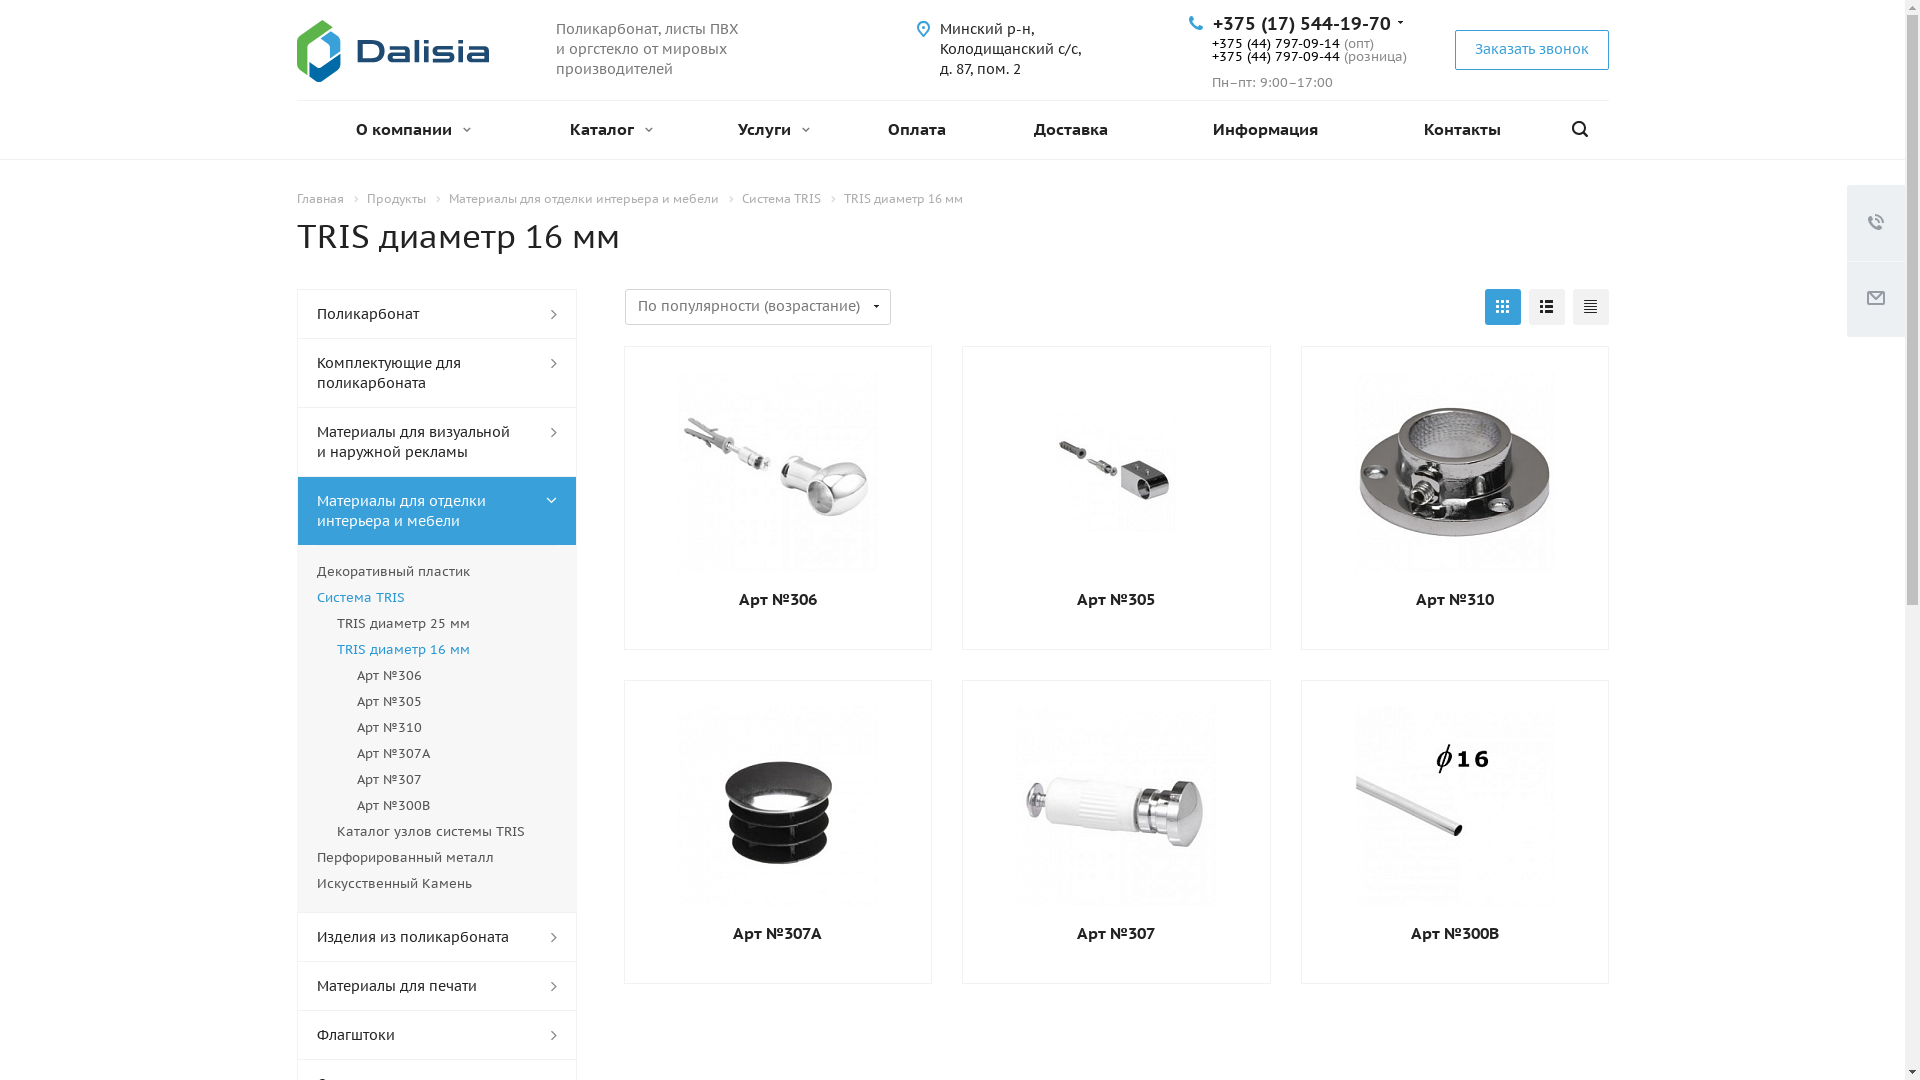 The image size is (1920, 1080). Describe the element at coordinates (1210, 55) in the screenshot. I see `'+375 (44) 797-09-44'` at that location.